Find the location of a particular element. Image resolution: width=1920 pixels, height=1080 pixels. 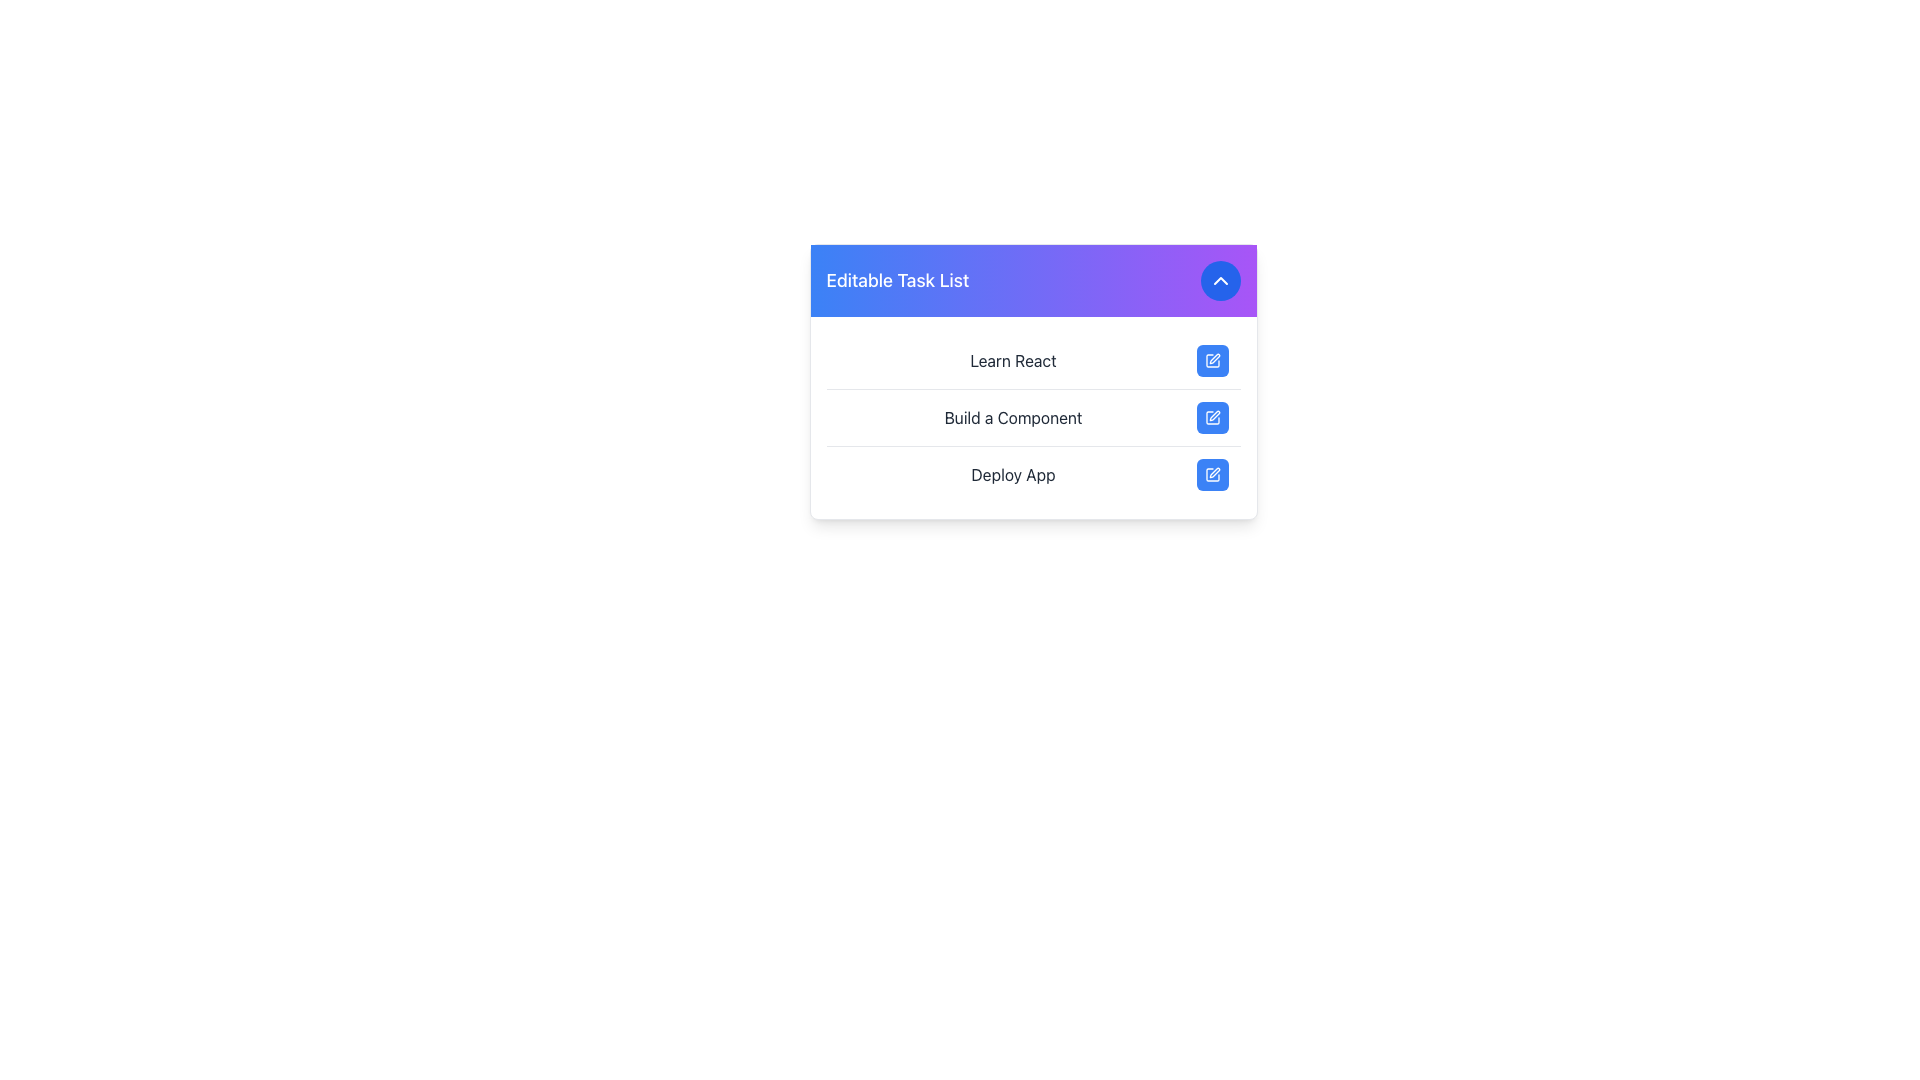

the text label located in the first row of the 'Editable Task List' is located at coordinates (1013, 361).